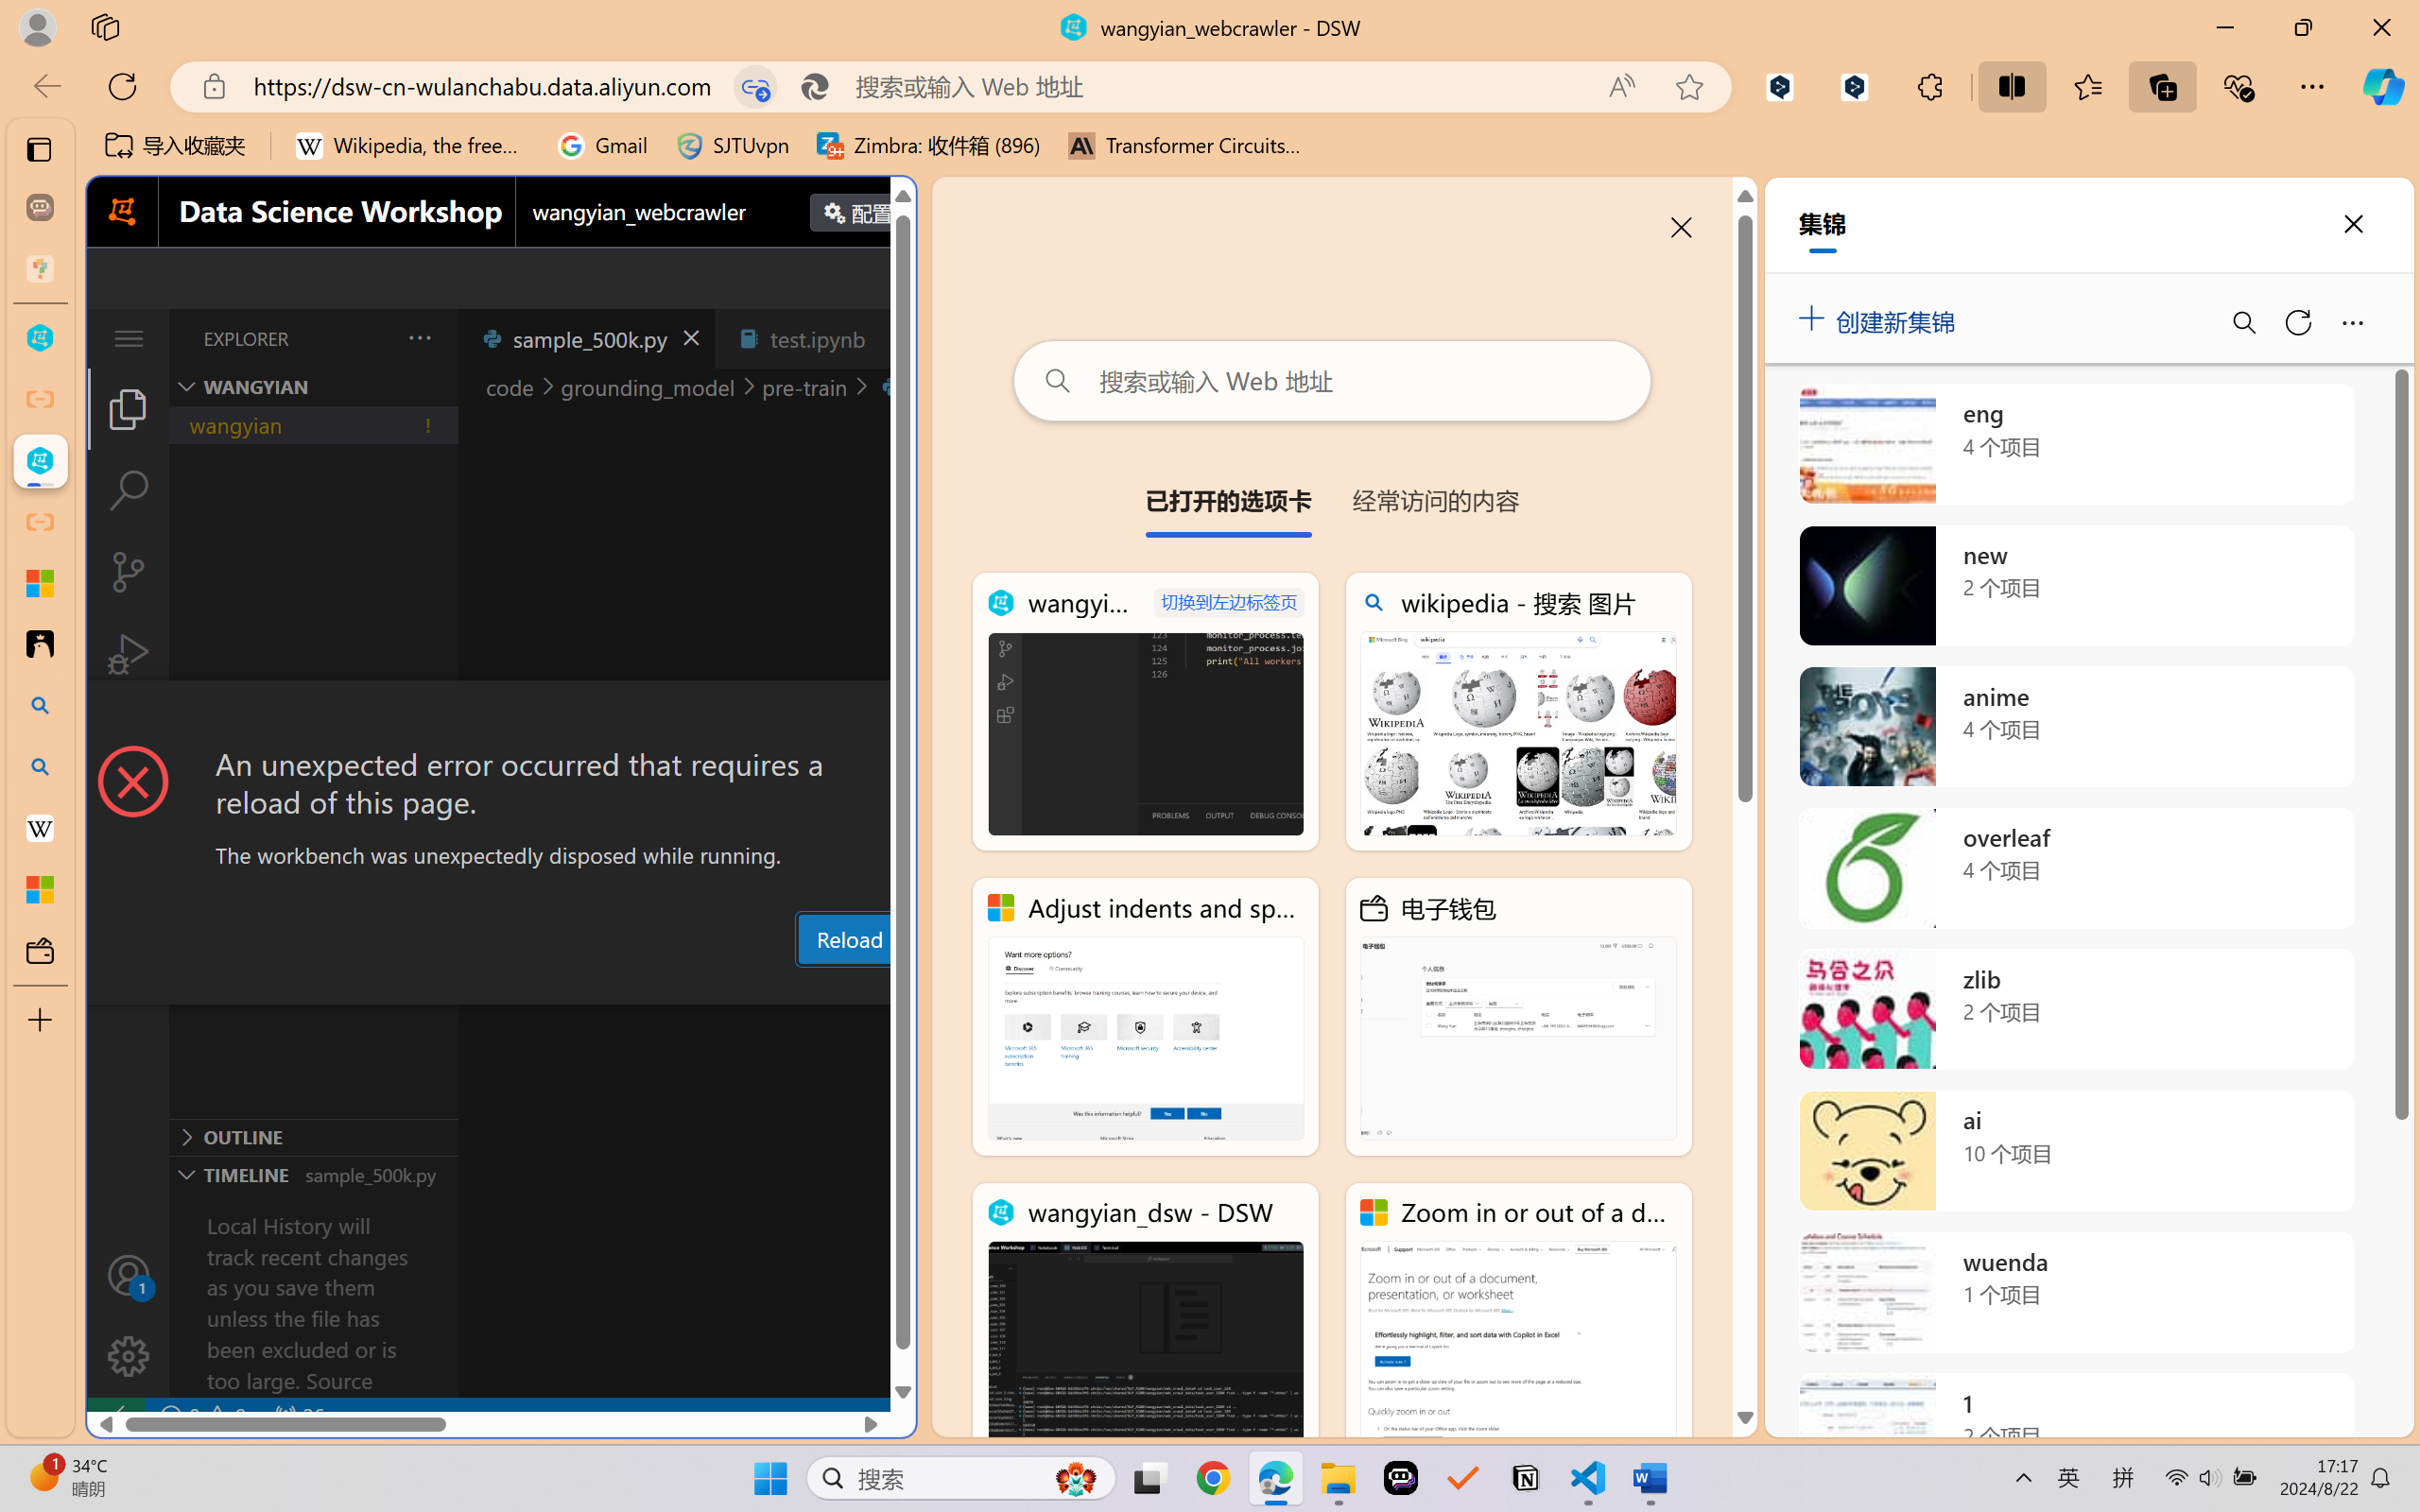 The width and height of the screenshot is (2420, 1512). Describe the element at coordinates (39, 827) in the screenshot. I see `'Earth - Wikipedia'` at that location.